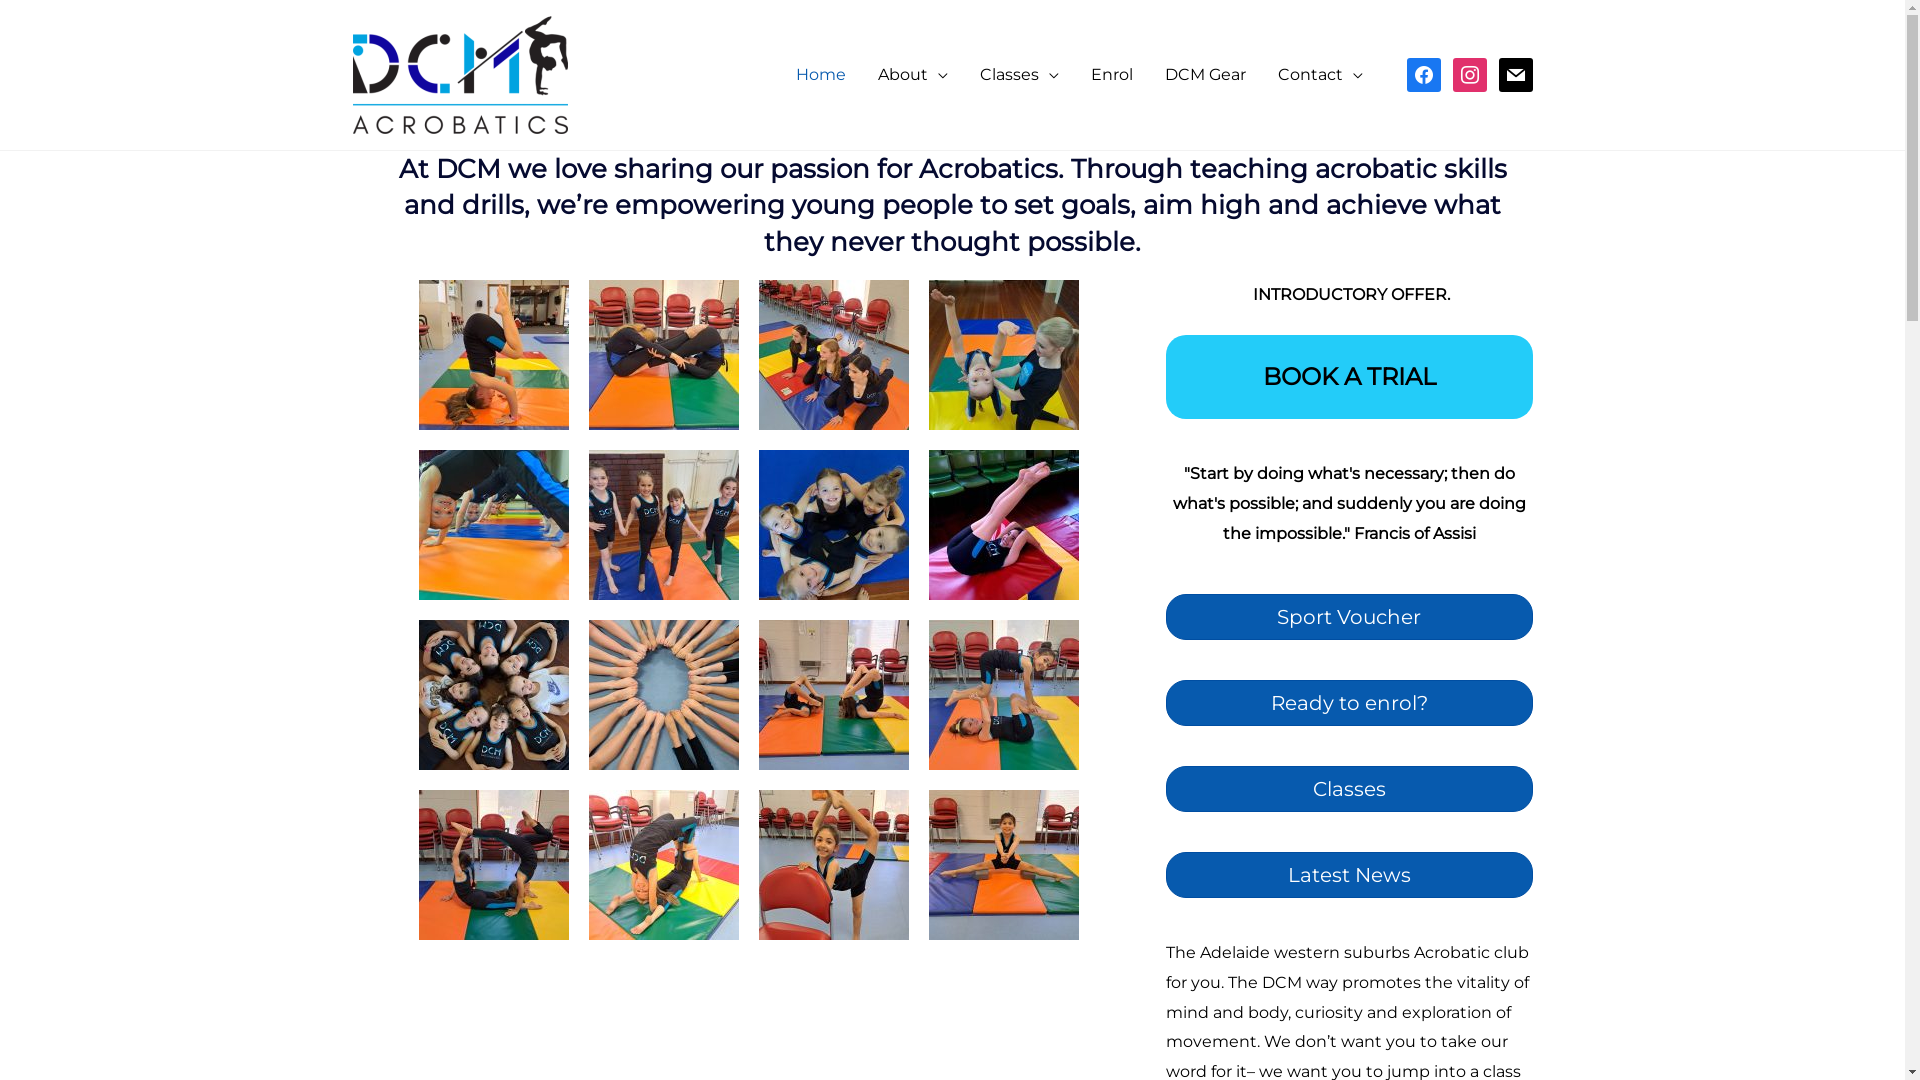  What do you see at coordinates (1421, 72) in the screenshot?
I see `'facebook'` at bounding box center [1421, 72].